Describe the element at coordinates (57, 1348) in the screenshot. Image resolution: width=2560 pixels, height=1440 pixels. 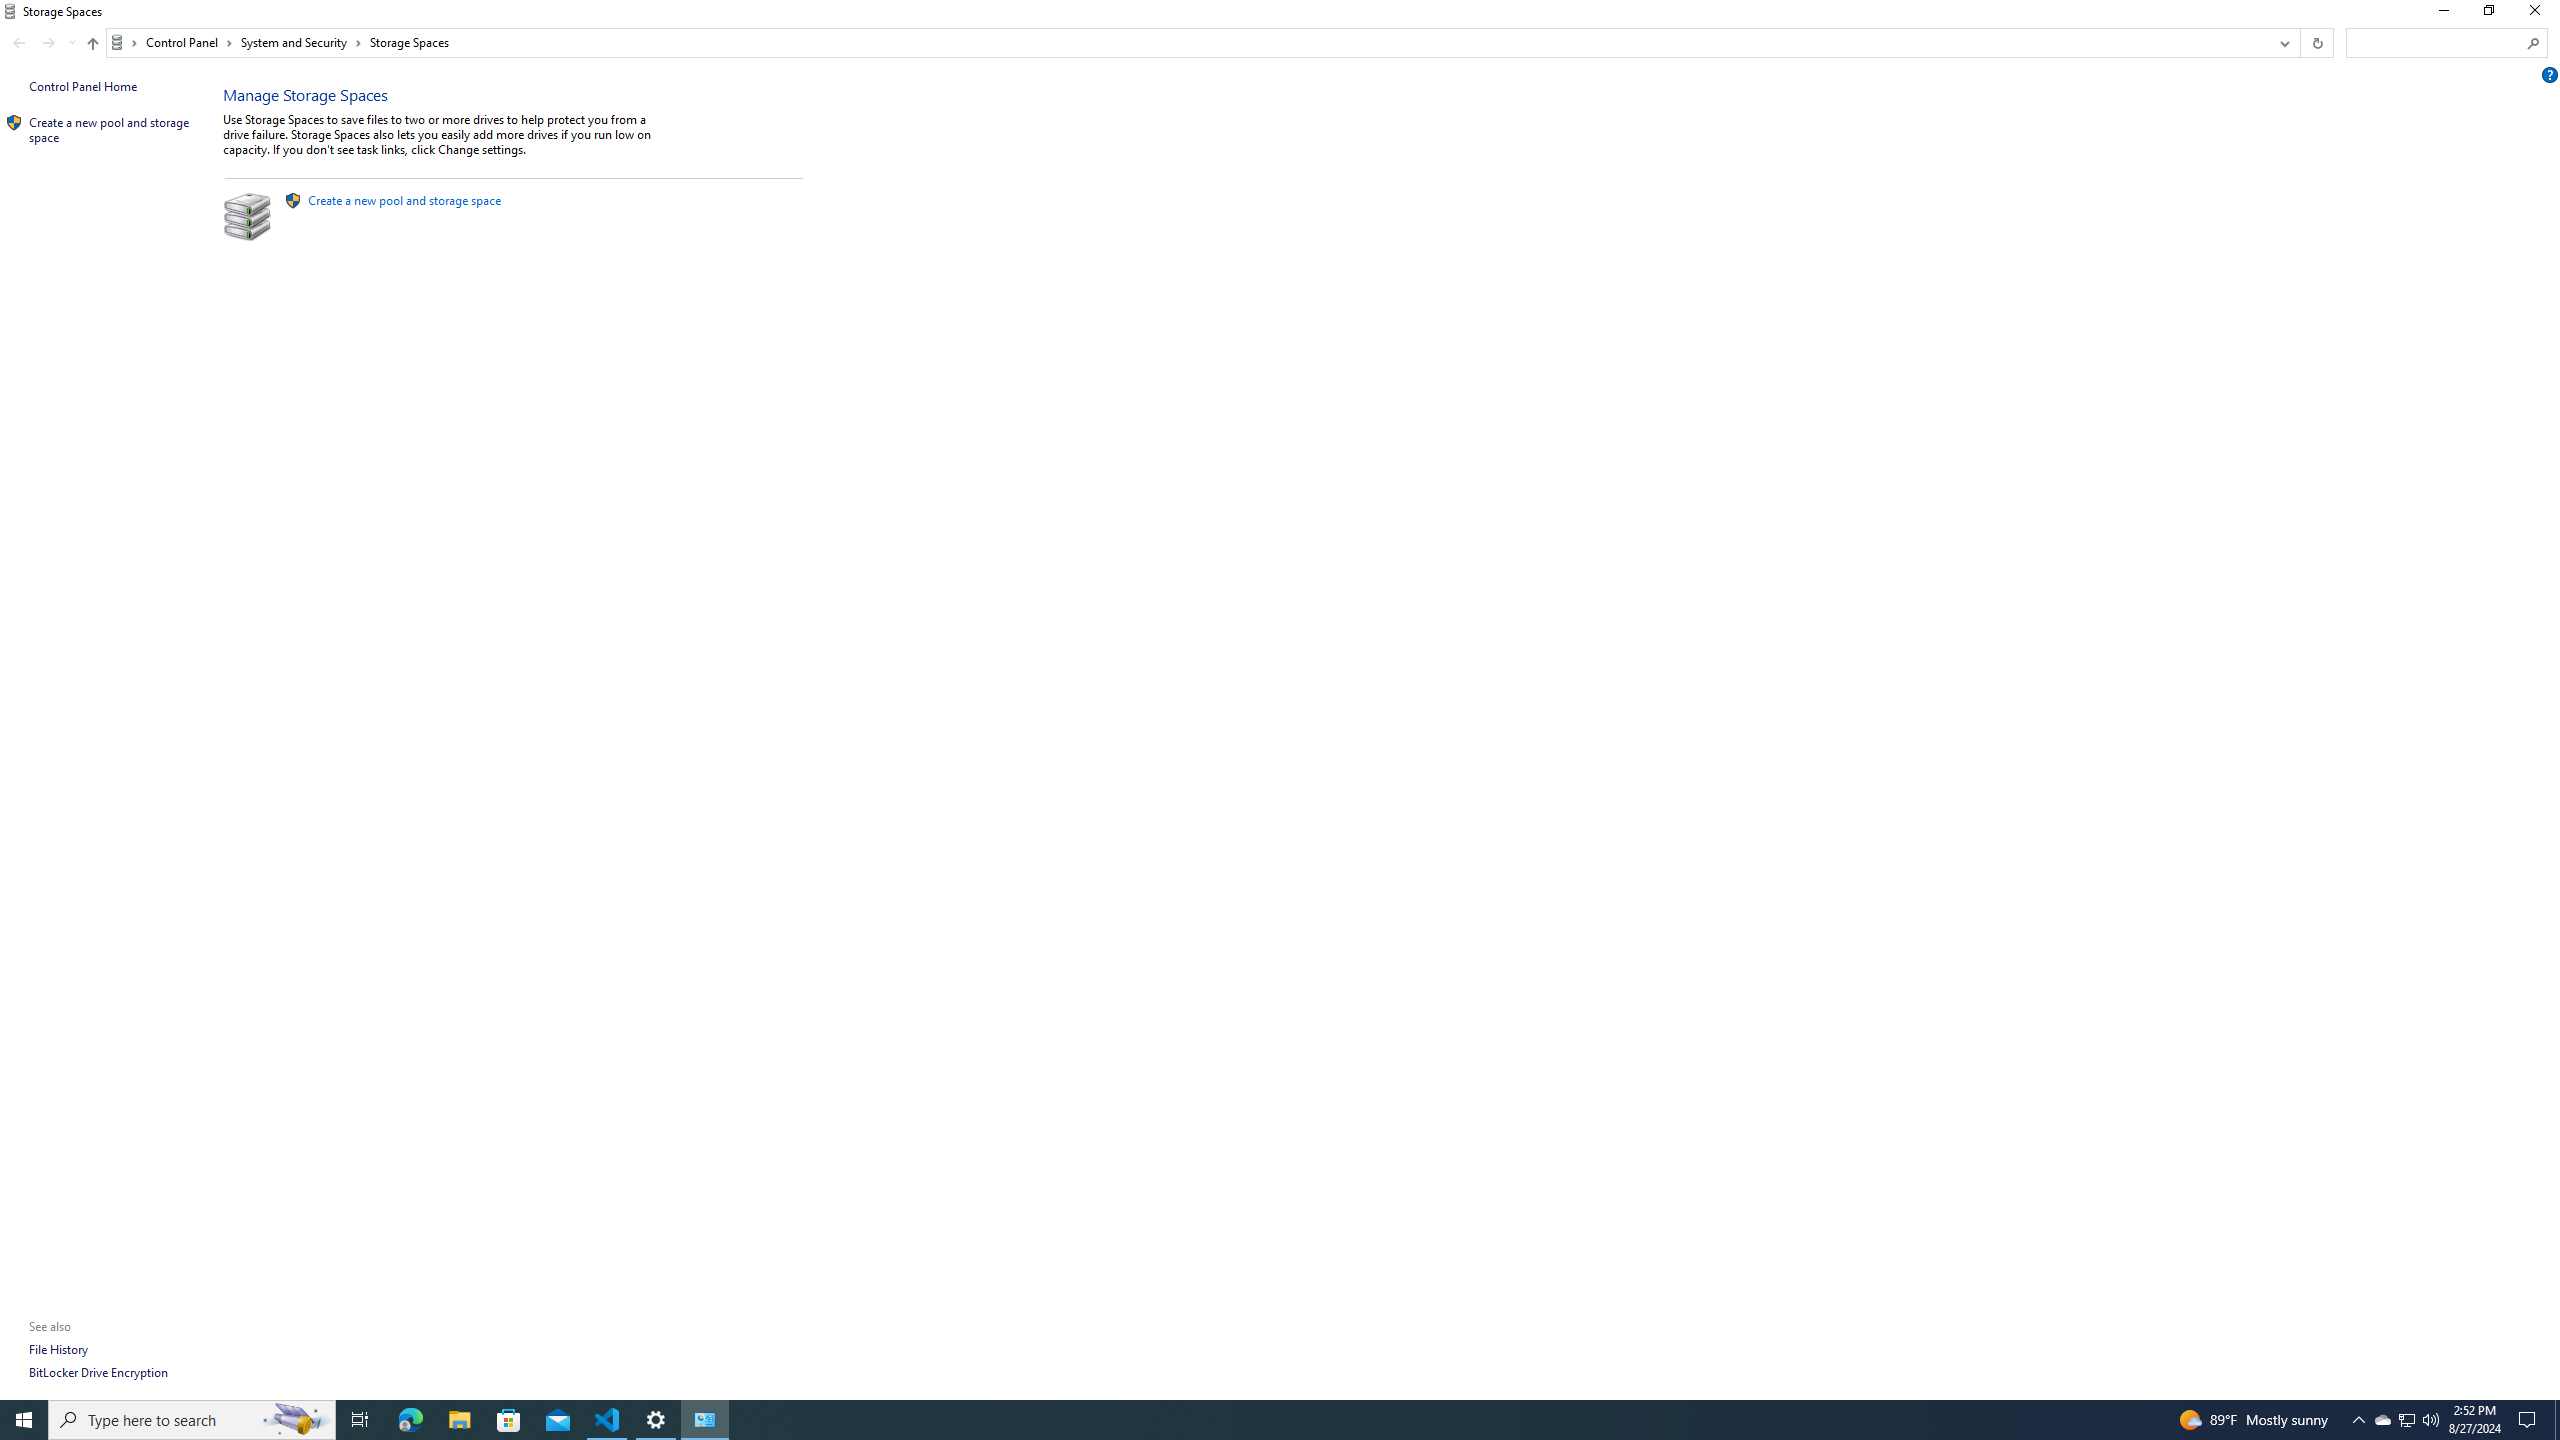
I see `'File History'` at that location.